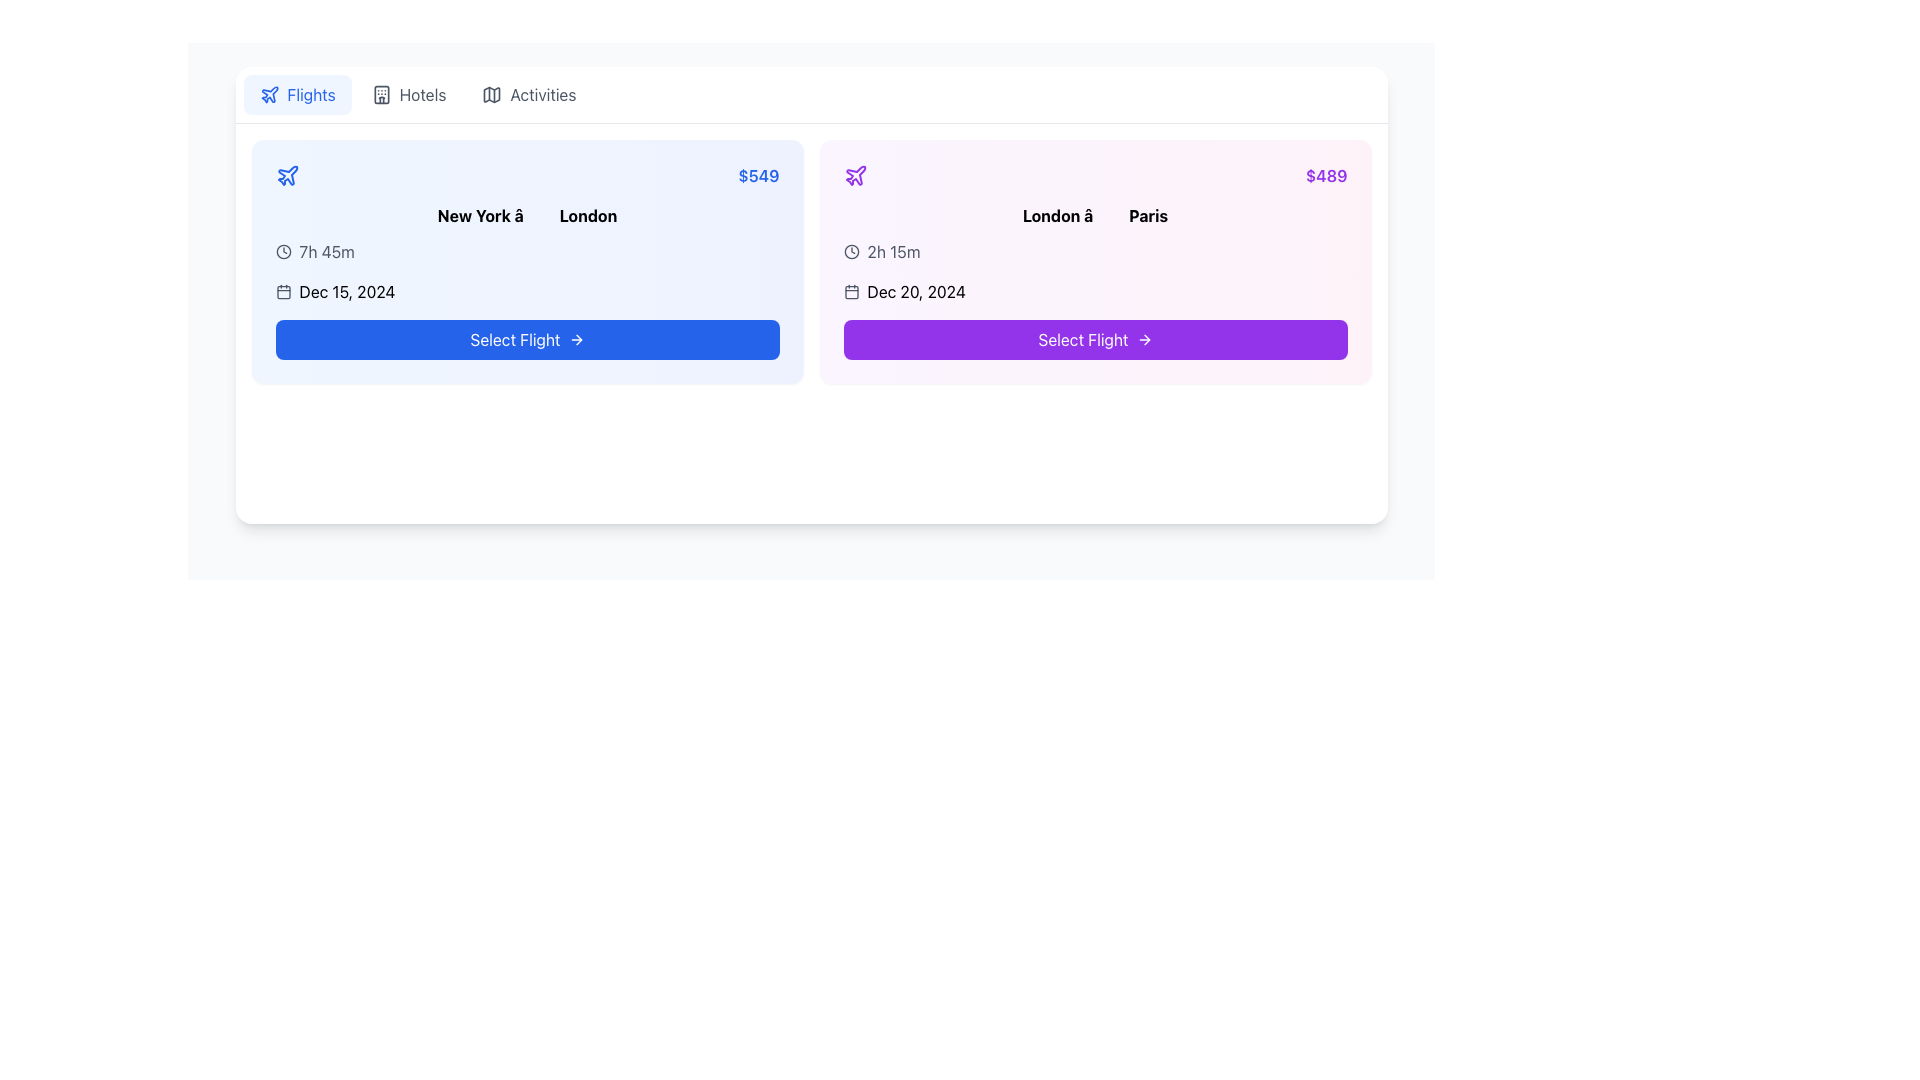 The height and width of the screenshot is (1080, 1920). Describe the element at coordinates (1094, 338) in the screenshot. I see `the call-to-action button at the bottom of the flight details card` at that location.